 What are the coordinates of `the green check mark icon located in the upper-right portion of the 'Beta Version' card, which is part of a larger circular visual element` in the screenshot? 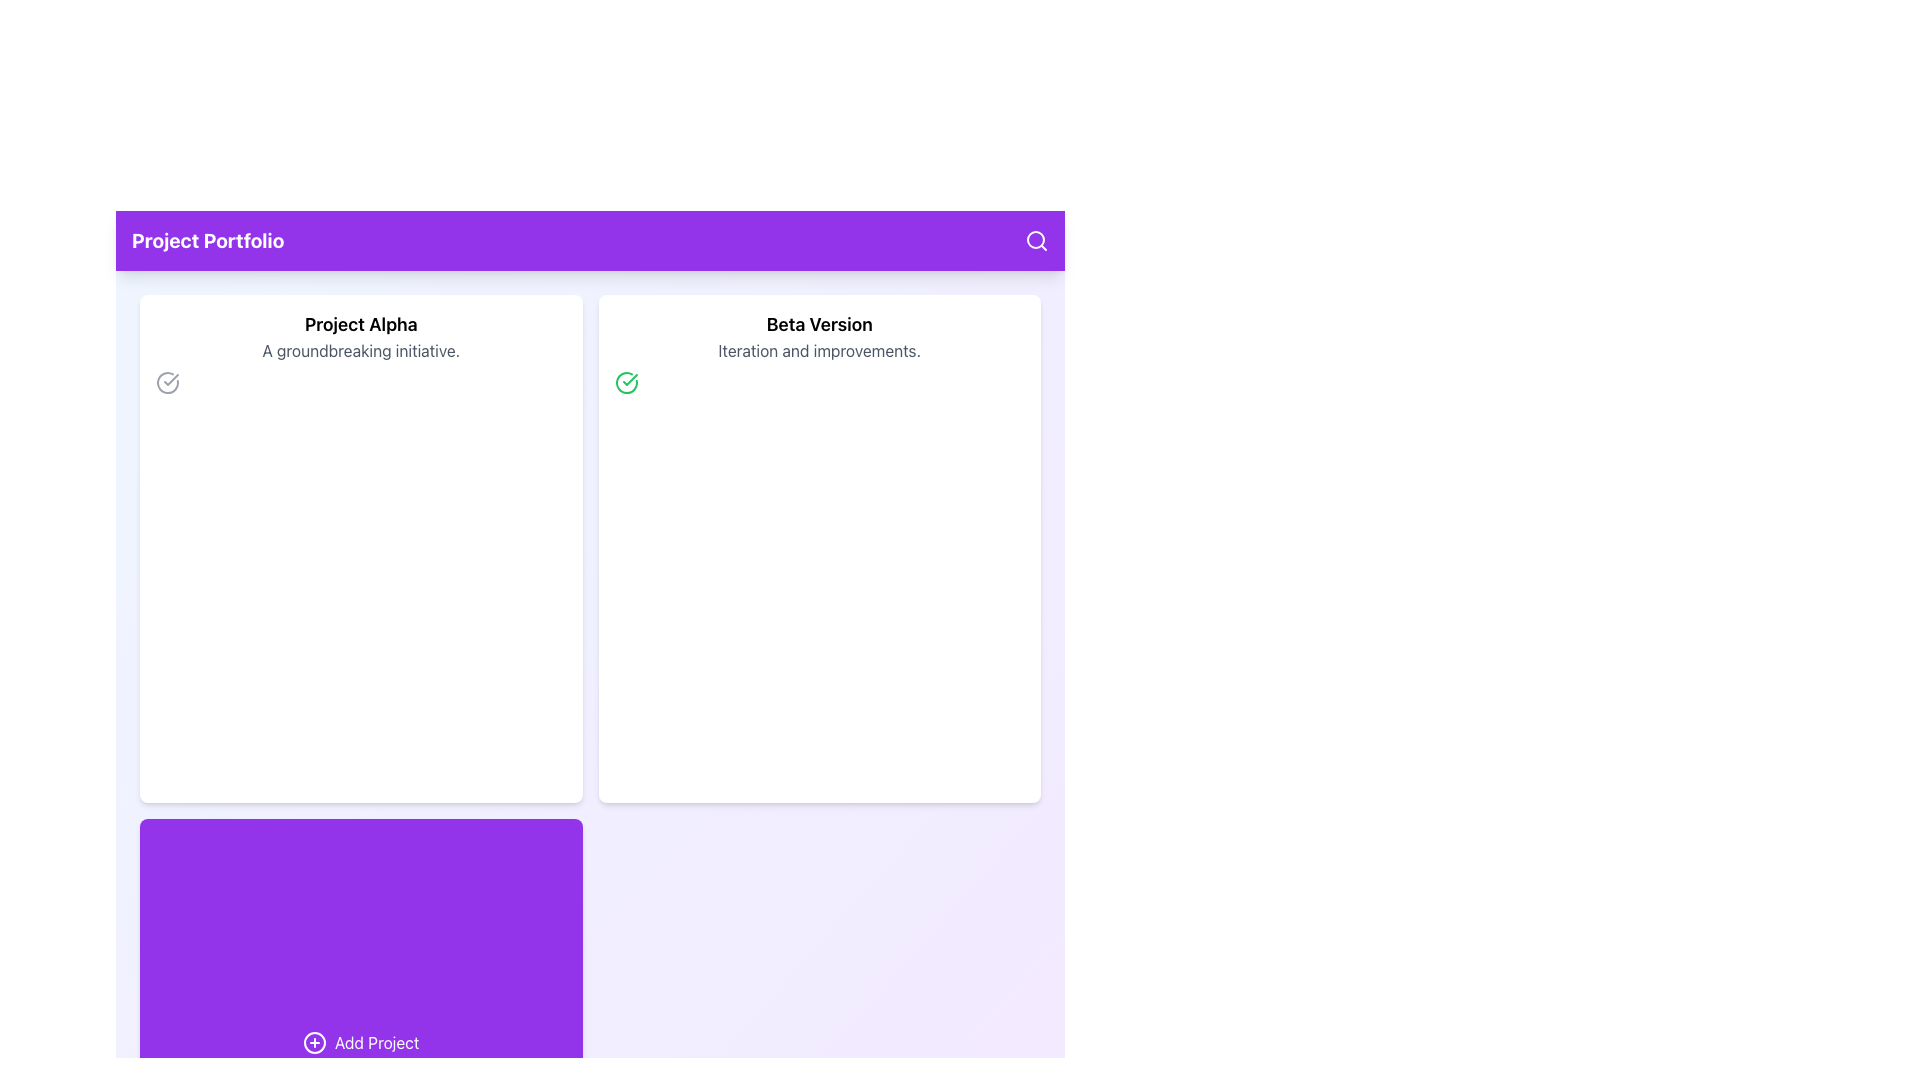 It's located at (628, 380).